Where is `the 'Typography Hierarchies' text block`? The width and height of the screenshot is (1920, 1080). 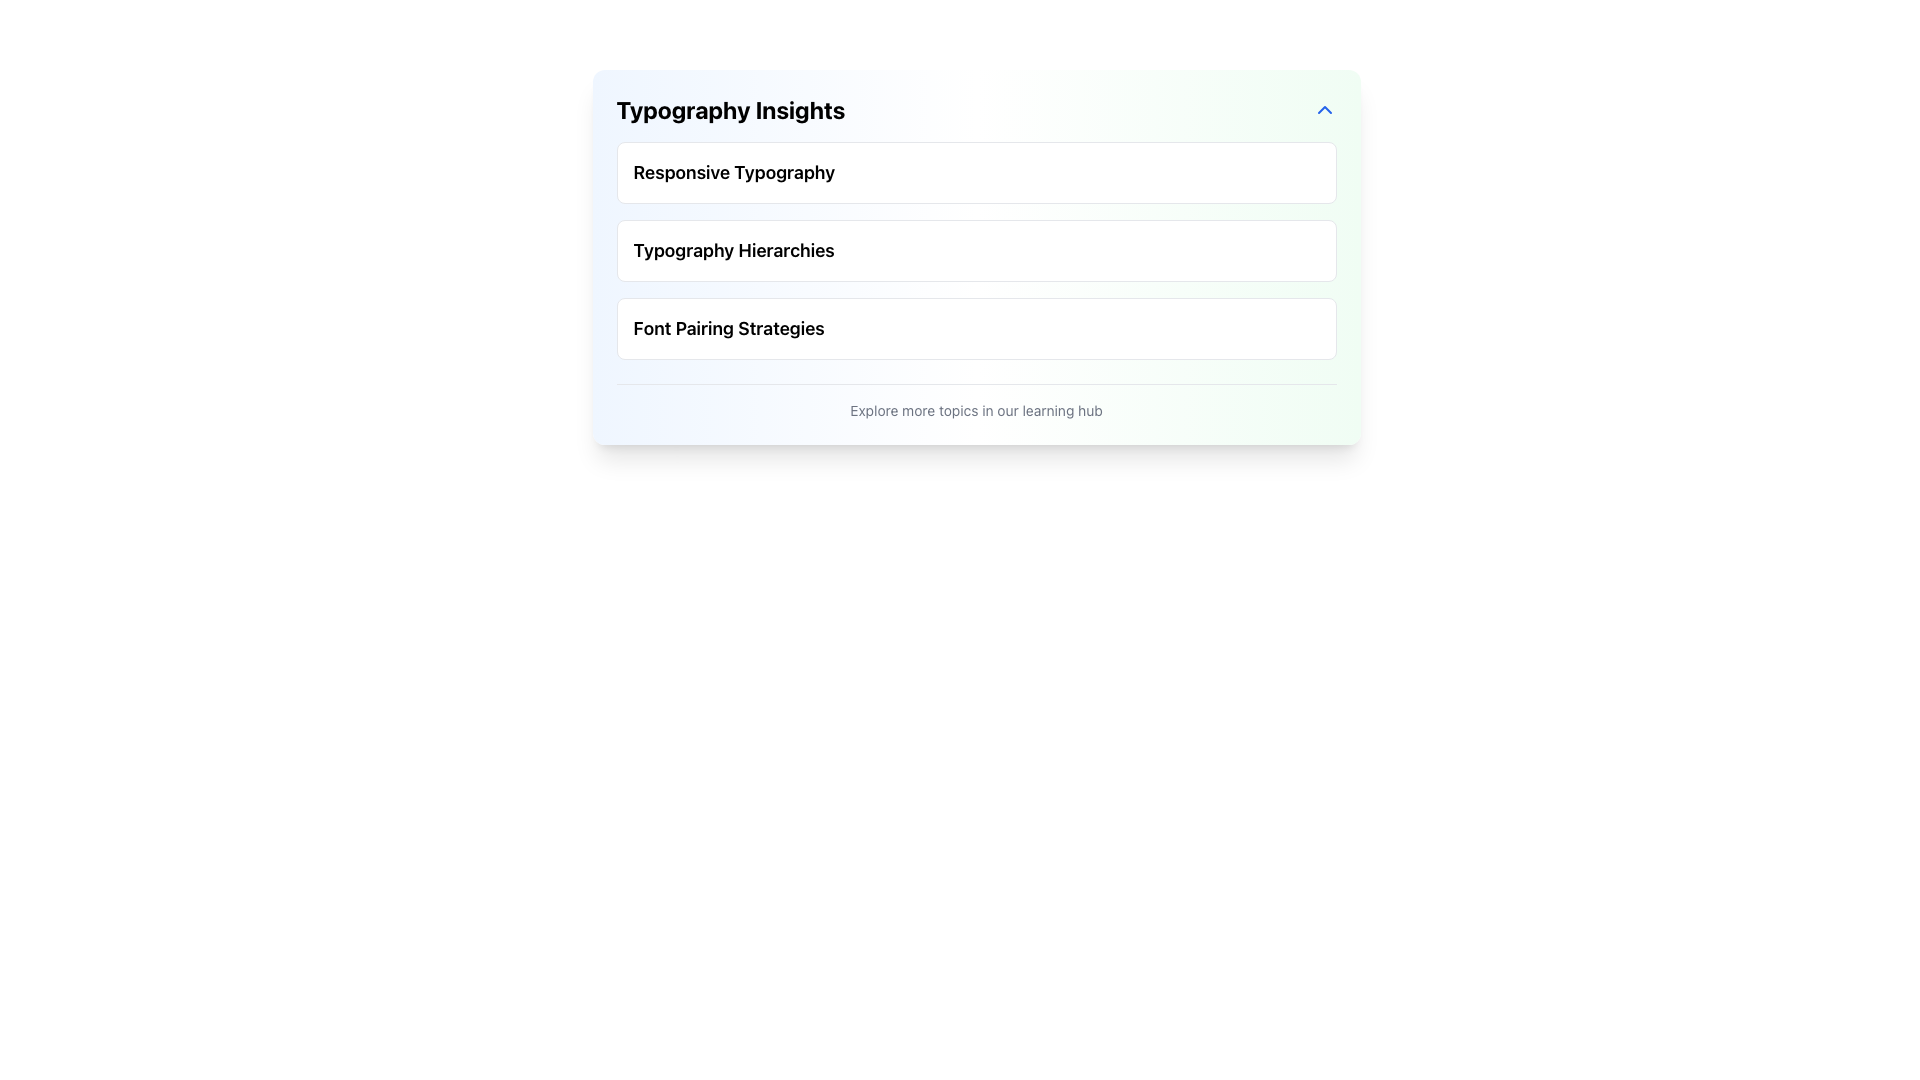
the 'Typography Hierarchies' text block is located at coordinates (976, 256).